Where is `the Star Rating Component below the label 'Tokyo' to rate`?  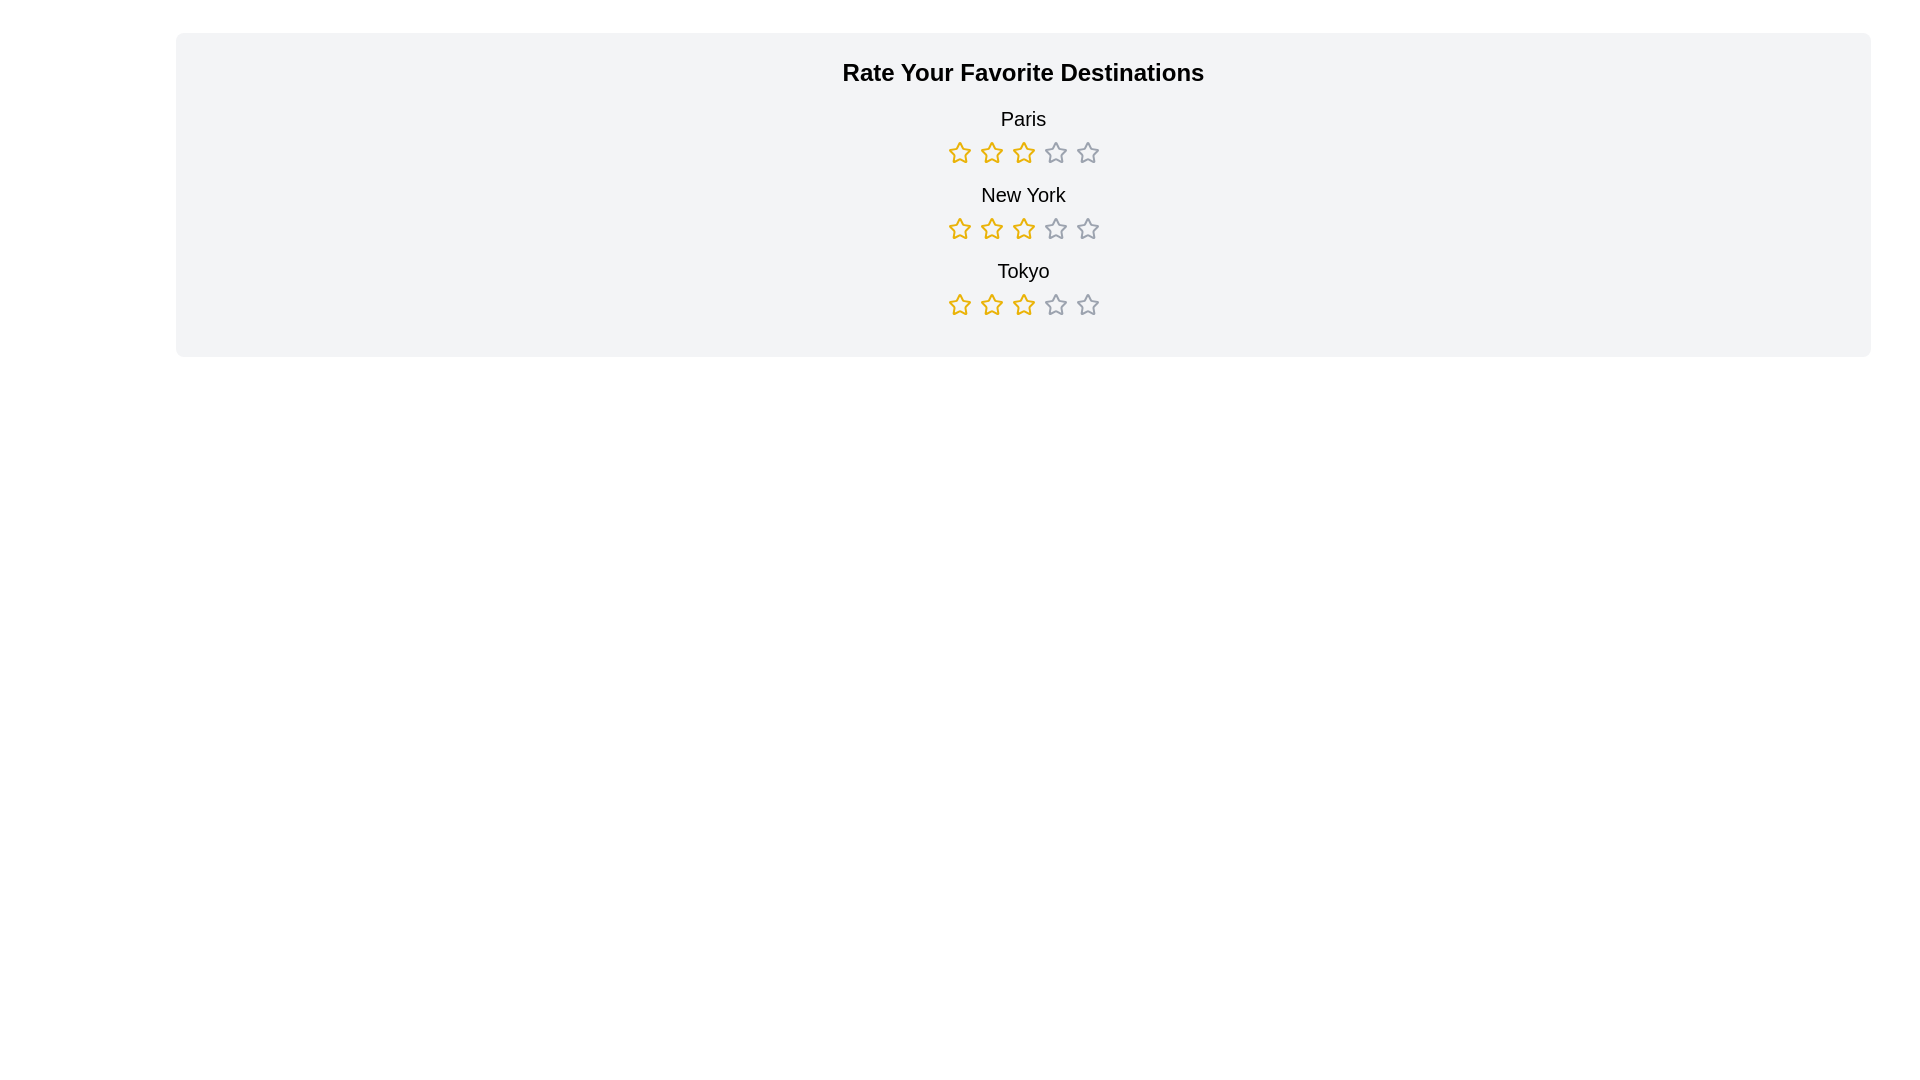
the Star Rating Component below the label 'Tokyo' to rate is located at coordinates (1023, 304).